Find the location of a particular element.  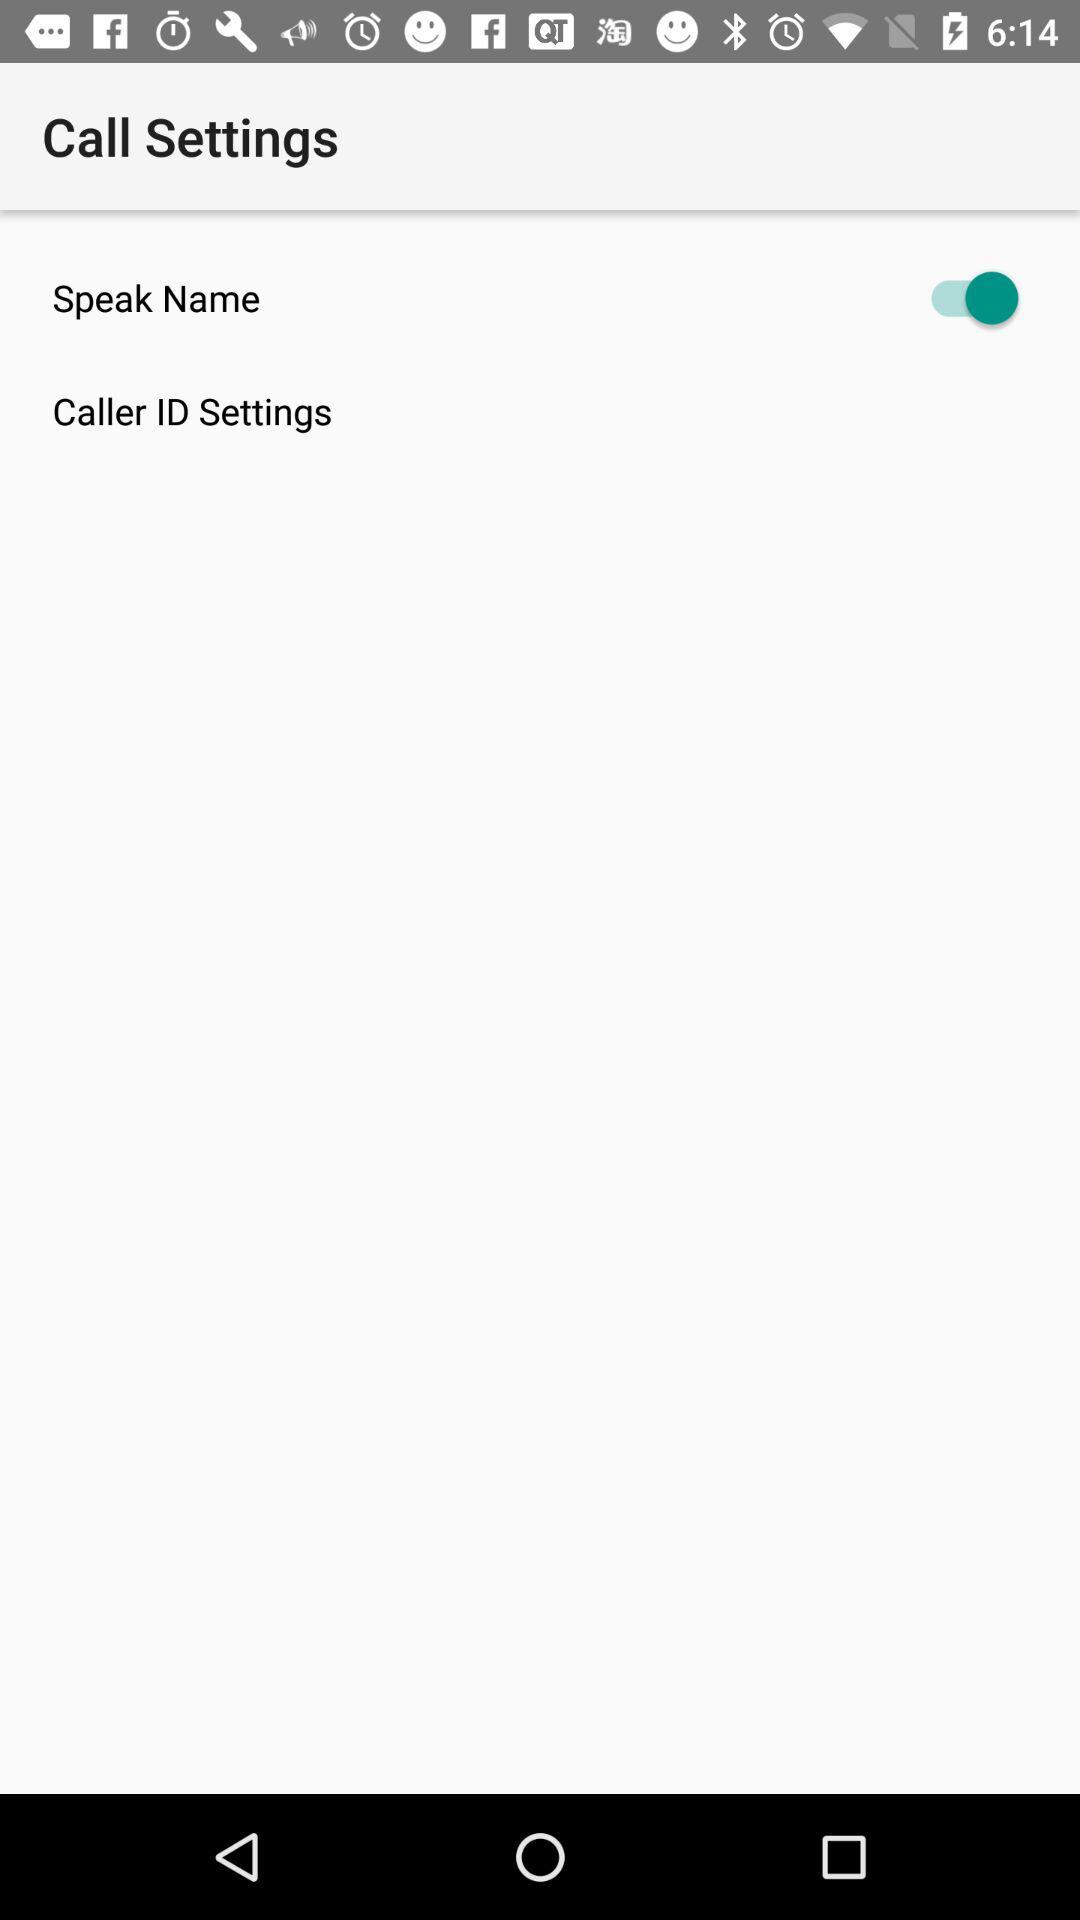

speak name is located at coordinates (540, 297).